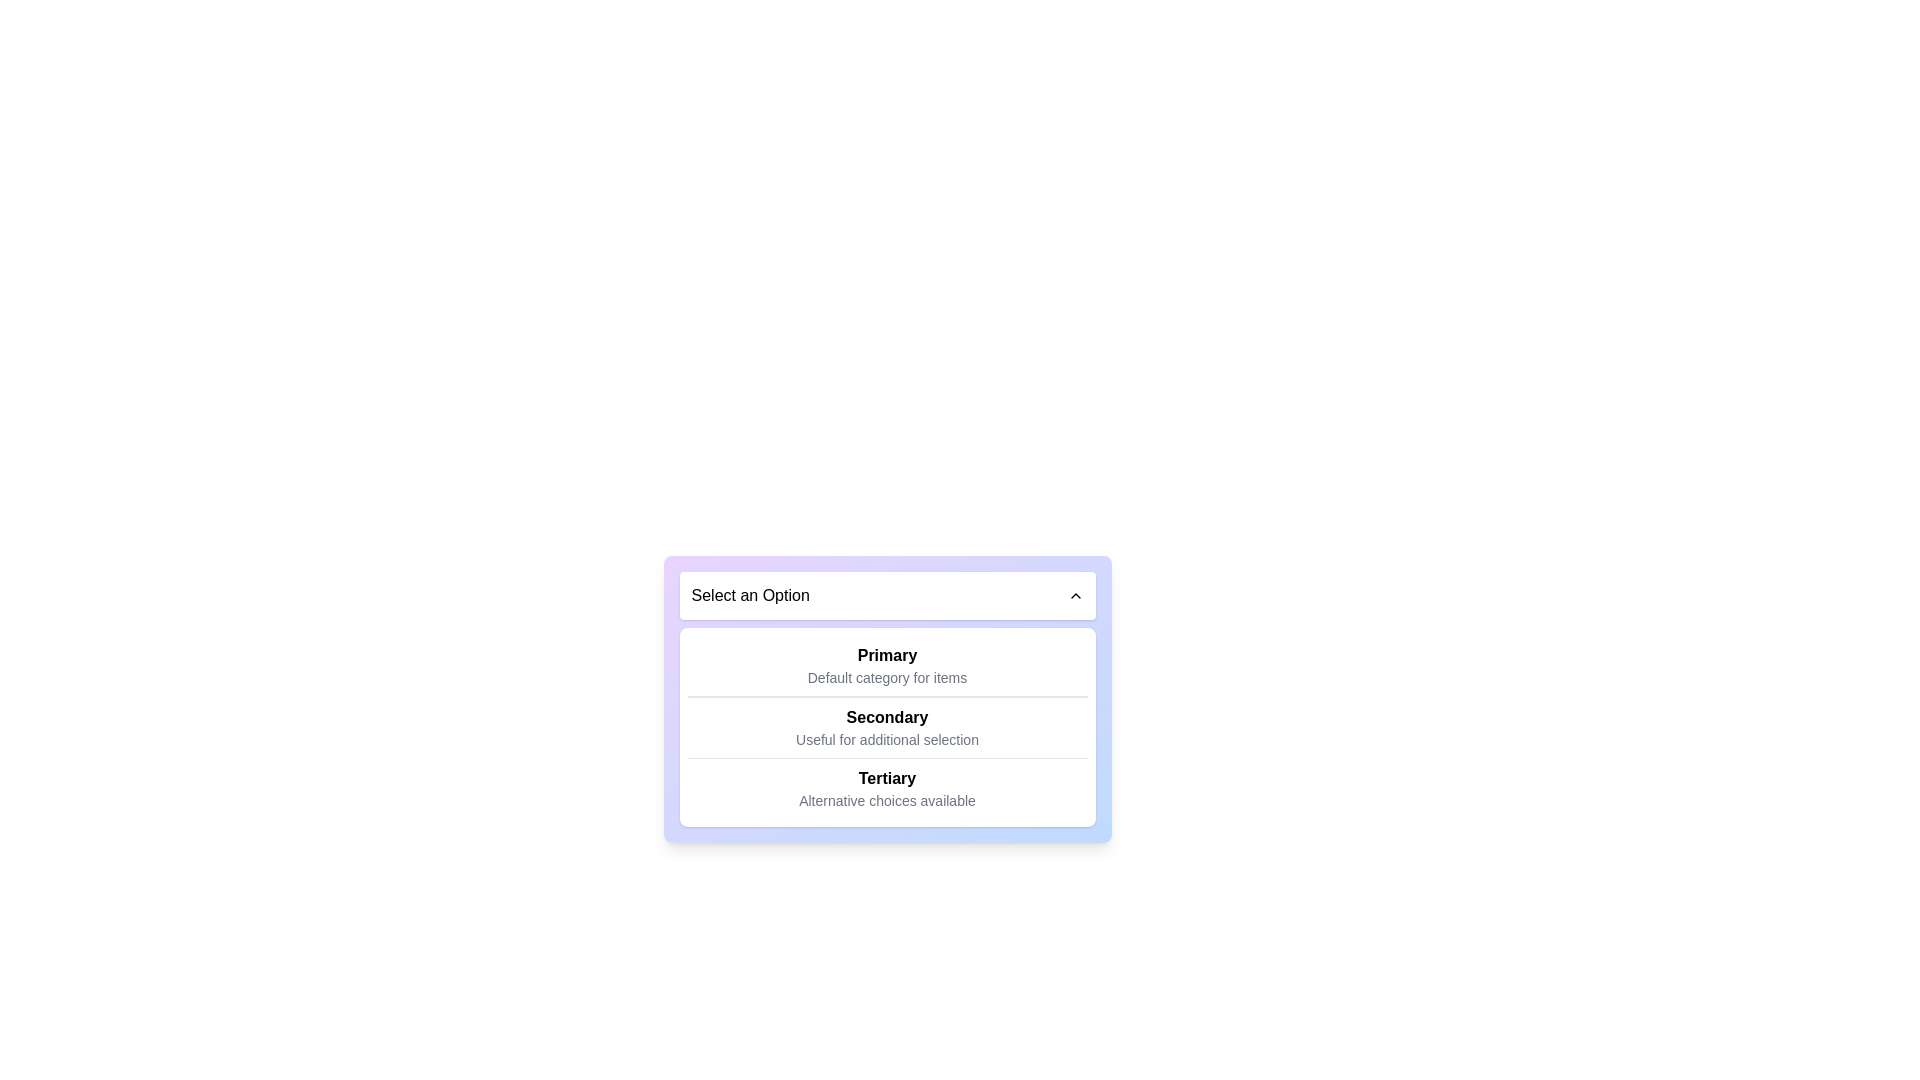 Image resolution: width=1920 pixels, height=1080 pixels. What do you see at coordinates (886, 666) in the screenshot?
I see `the text block labeled 'Primary' which is the first element in the list below the 'Select an Option' dropdown menu` at bounding box center [886, 666].